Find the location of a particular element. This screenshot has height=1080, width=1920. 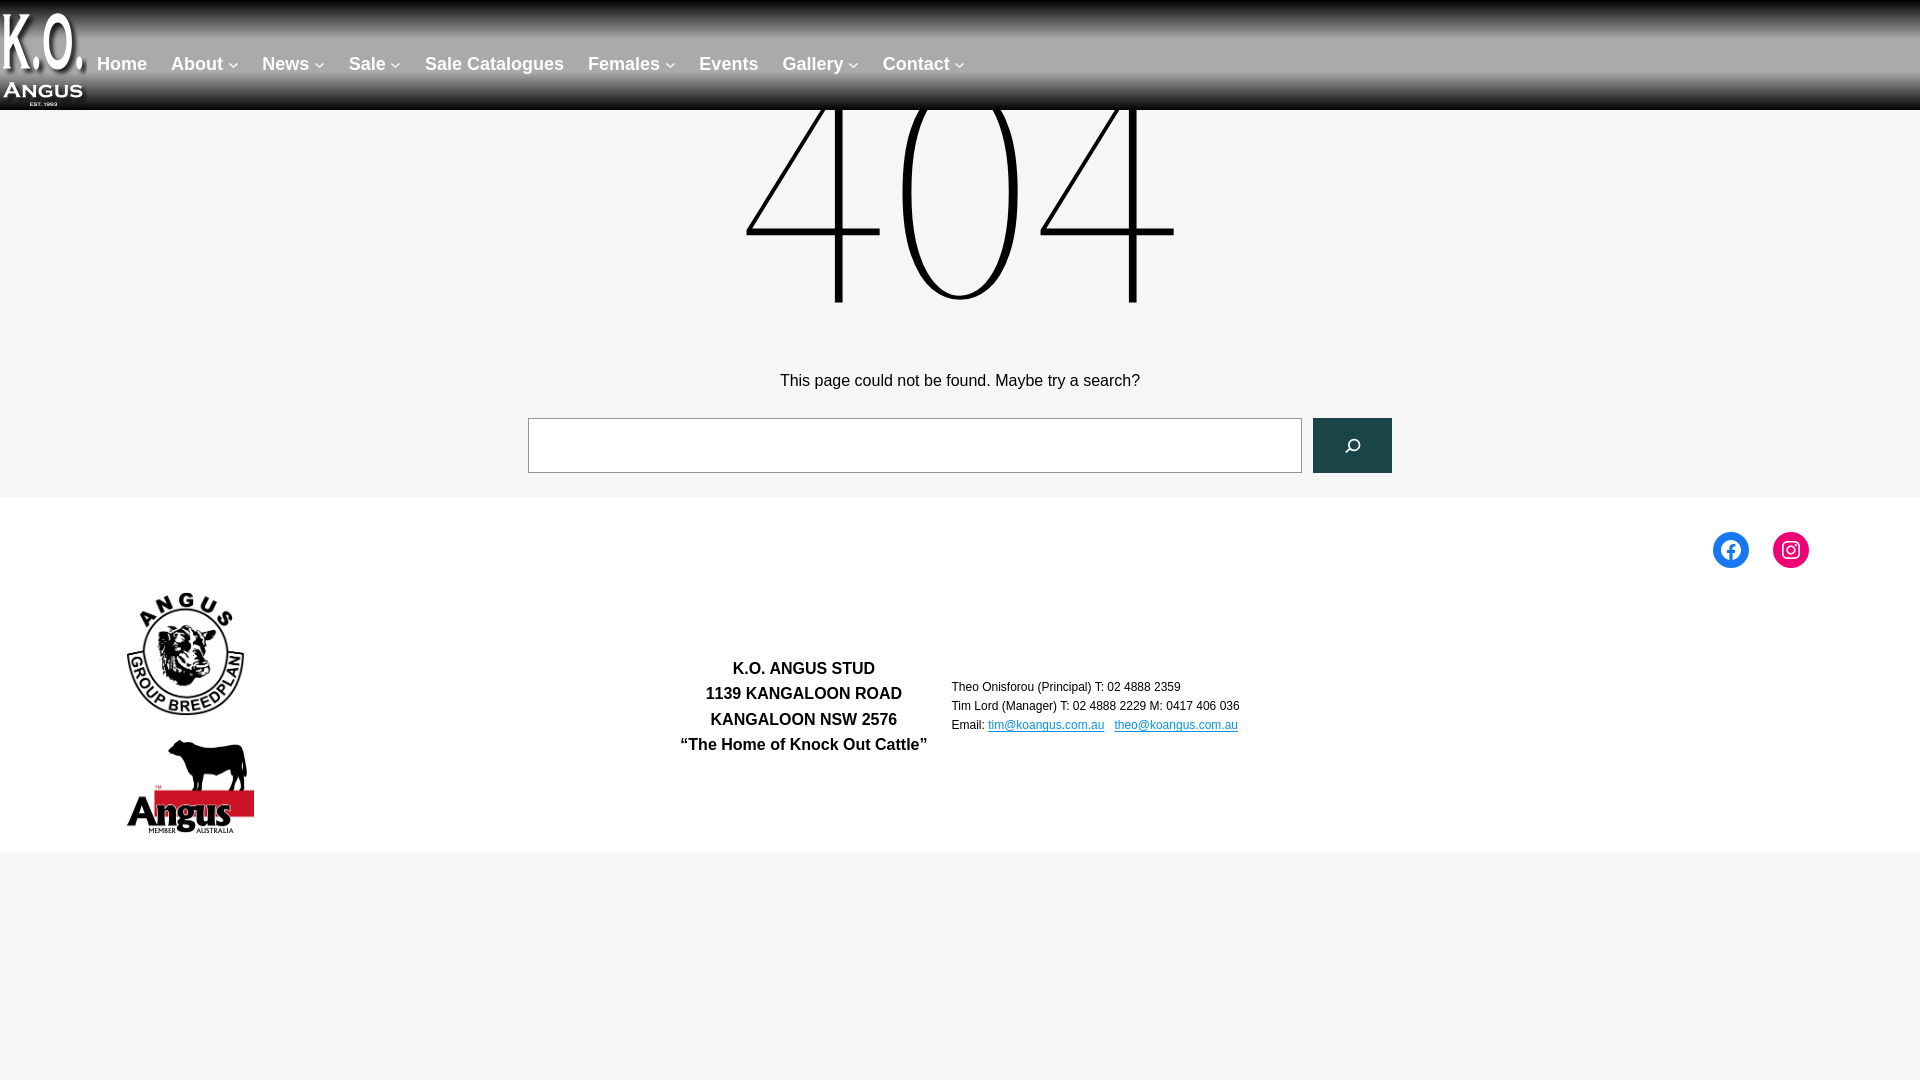

'theo@koangus.com.au' is located at coordinates (1176, 725).